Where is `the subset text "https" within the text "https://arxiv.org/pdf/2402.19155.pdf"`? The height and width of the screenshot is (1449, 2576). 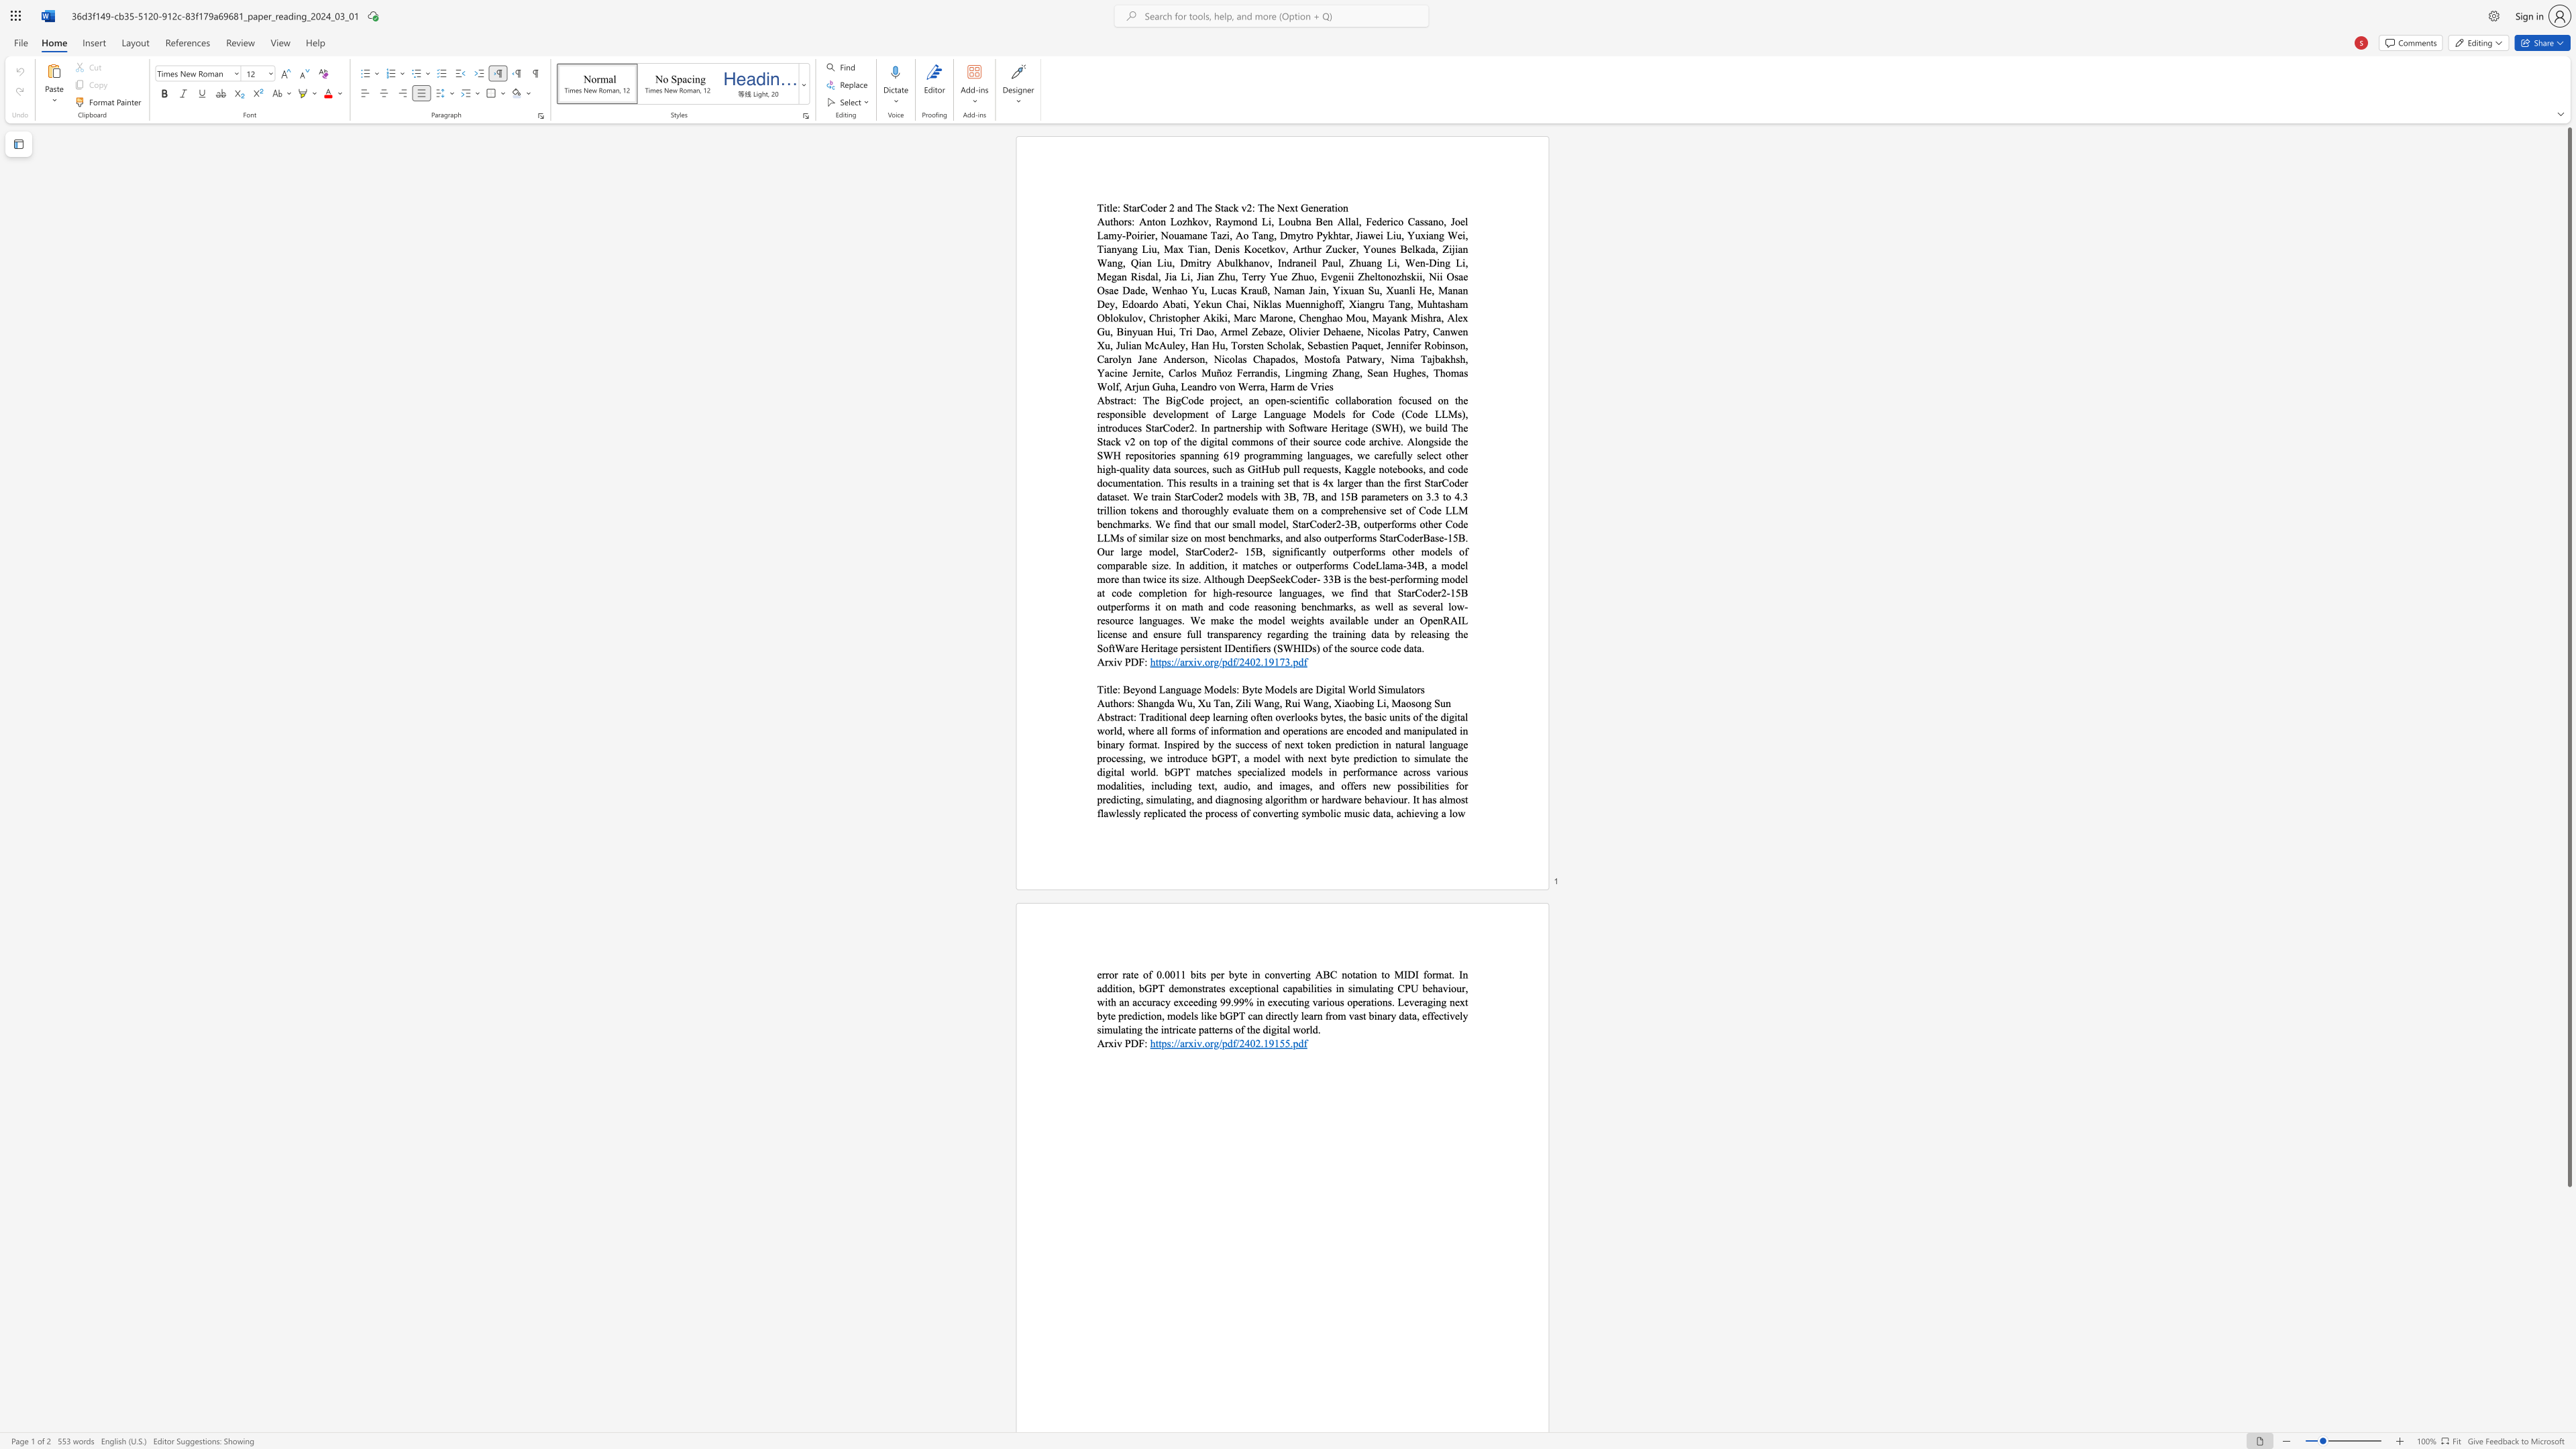
the subset text "https" within the text "https://arxiv.org/pdf/2402.19155.pdf" is located at coordinates (1149, 1042).